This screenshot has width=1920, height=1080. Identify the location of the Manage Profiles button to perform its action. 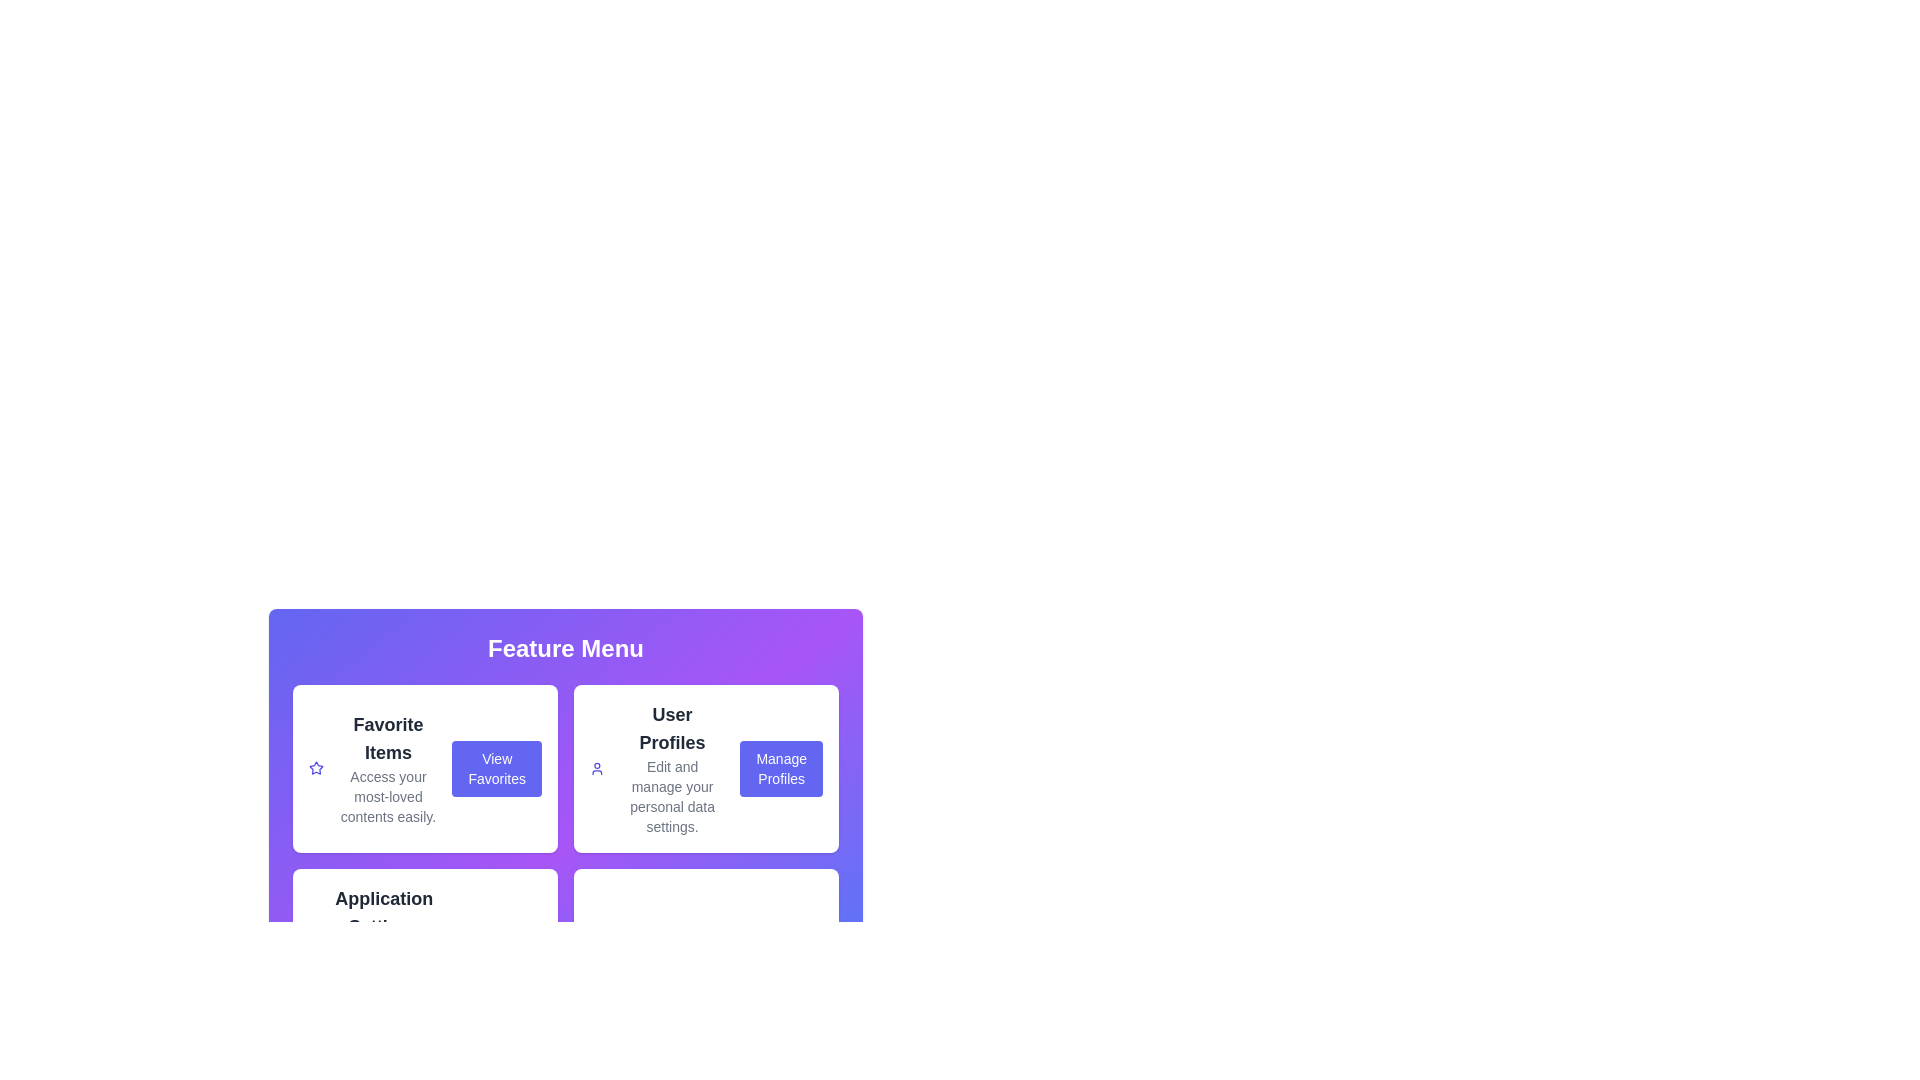
(780, 767).